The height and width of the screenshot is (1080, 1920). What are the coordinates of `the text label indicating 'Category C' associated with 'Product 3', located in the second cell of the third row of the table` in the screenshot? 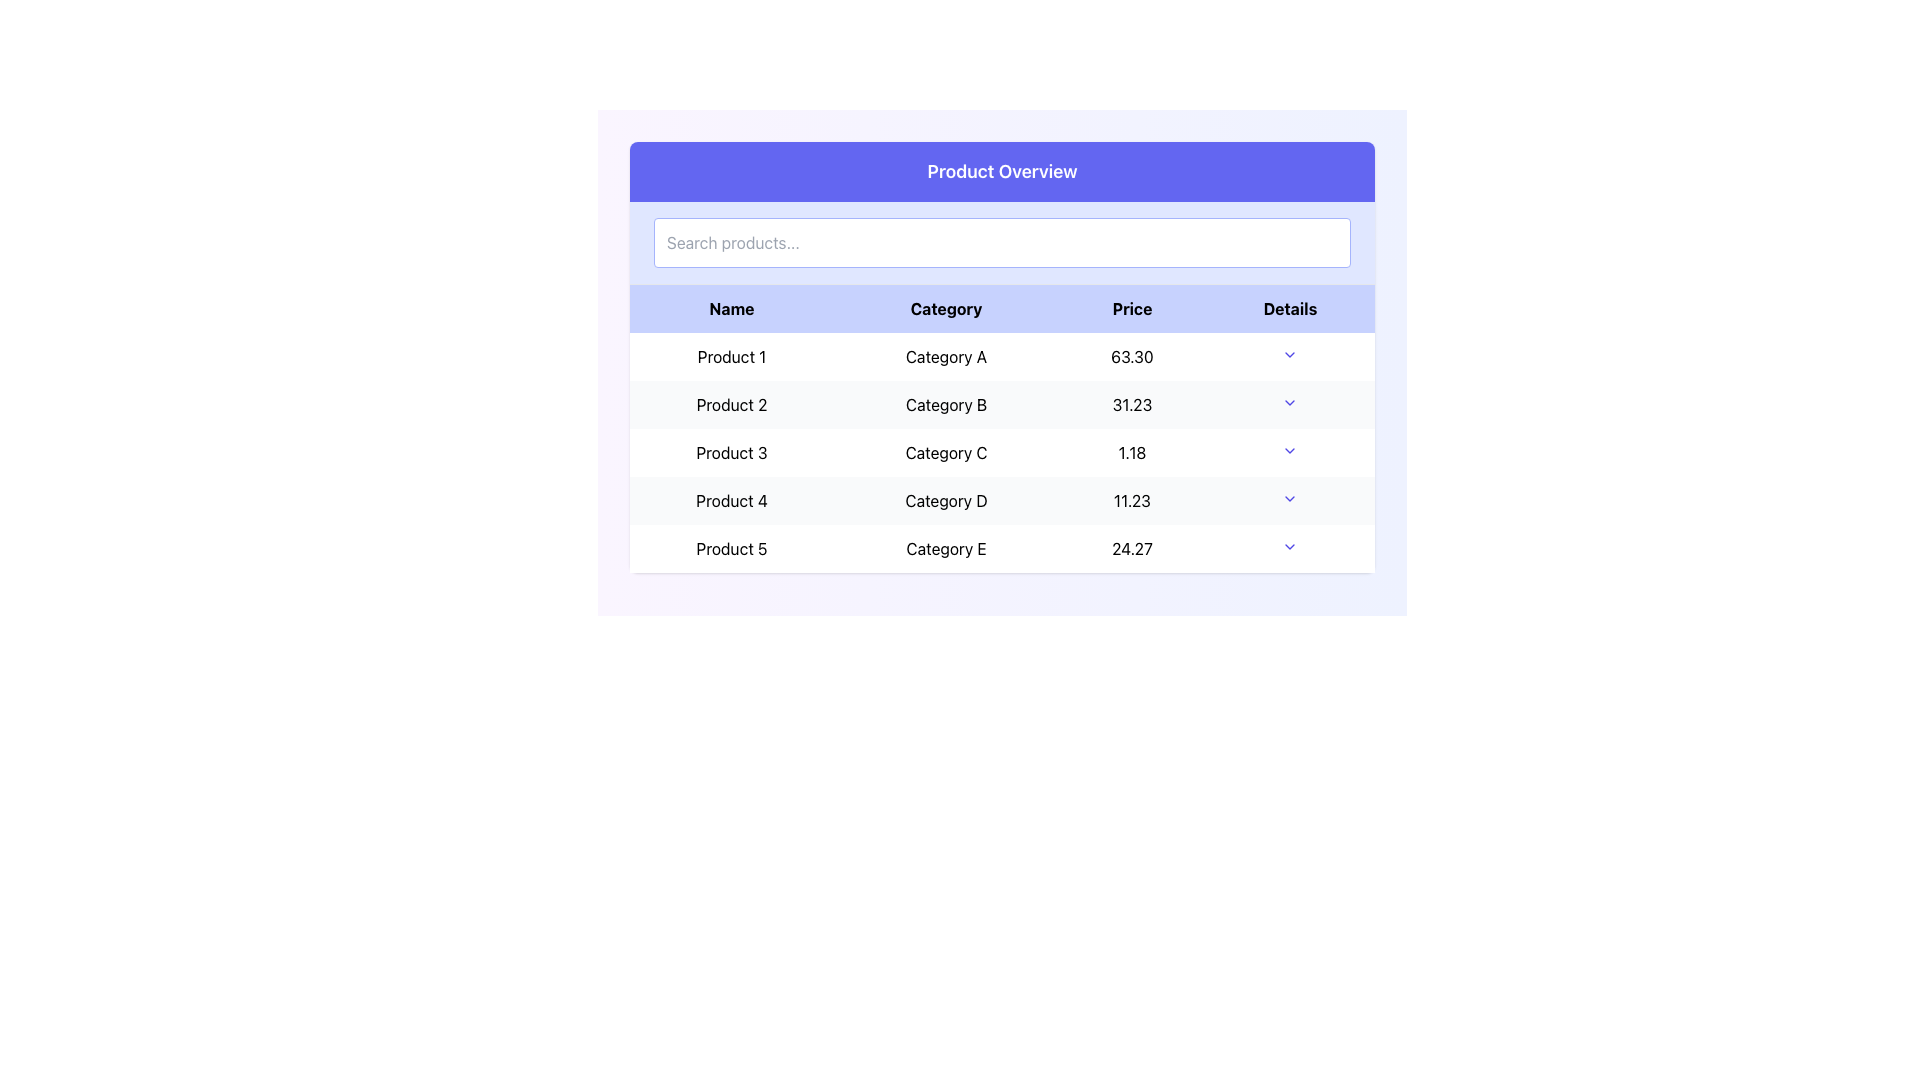 It's located at (945, 452).